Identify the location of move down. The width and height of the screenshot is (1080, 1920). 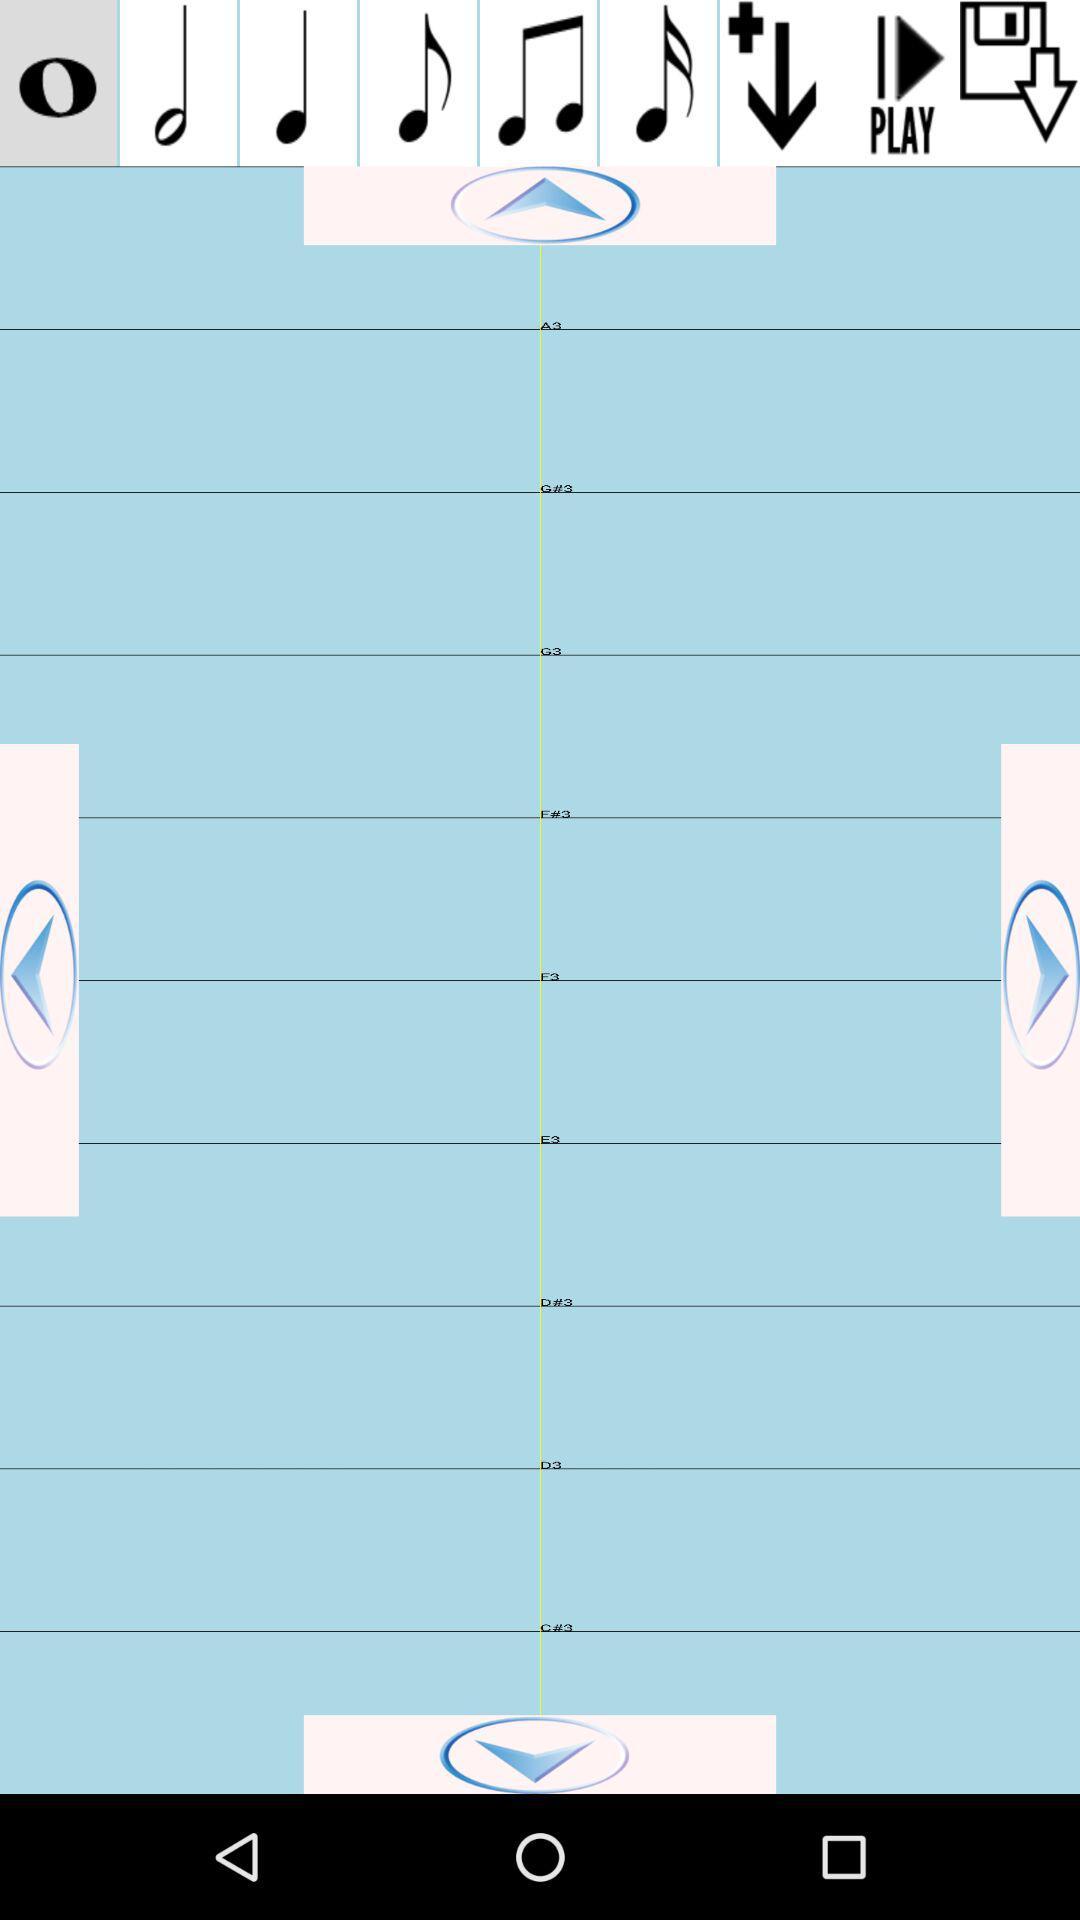
(540, 1753).